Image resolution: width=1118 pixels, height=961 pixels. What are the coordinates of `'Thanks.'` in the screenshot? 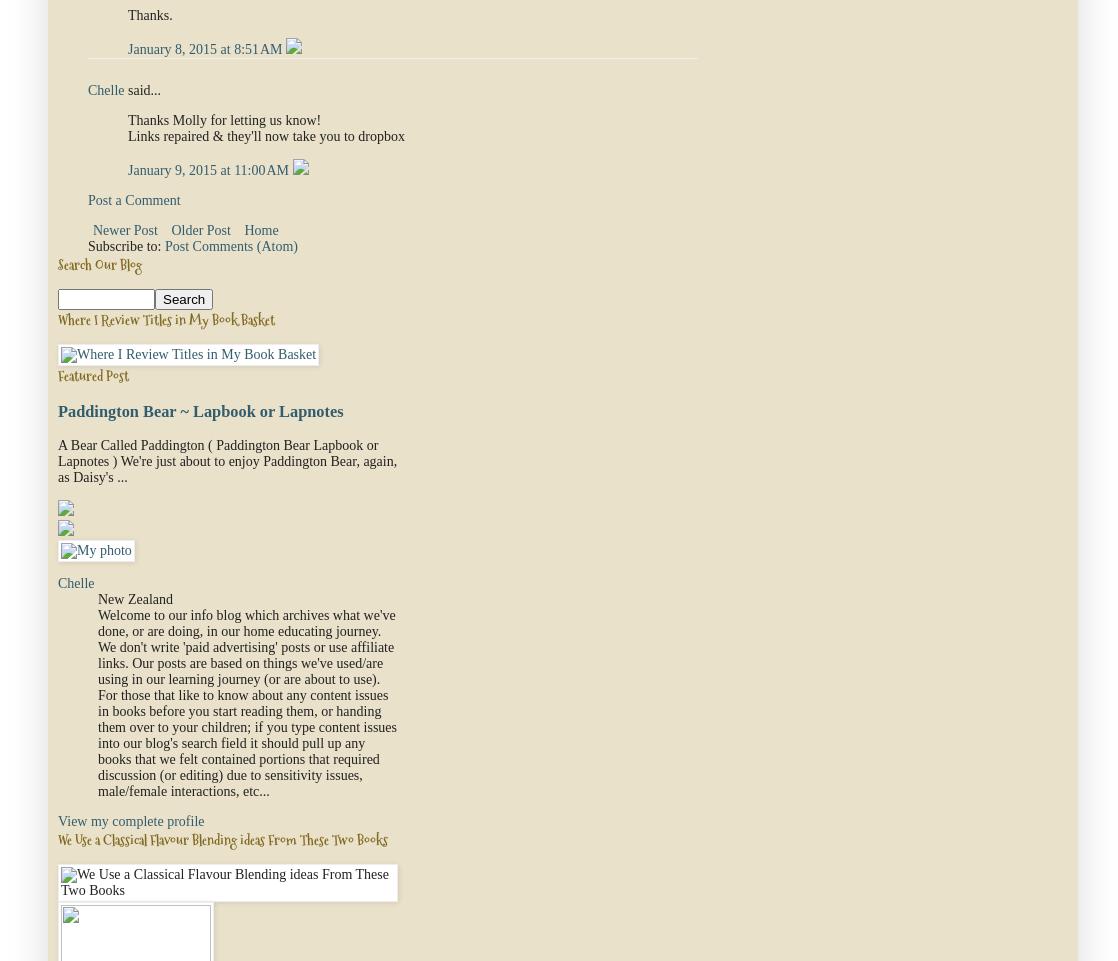 It's located at (150, 13).